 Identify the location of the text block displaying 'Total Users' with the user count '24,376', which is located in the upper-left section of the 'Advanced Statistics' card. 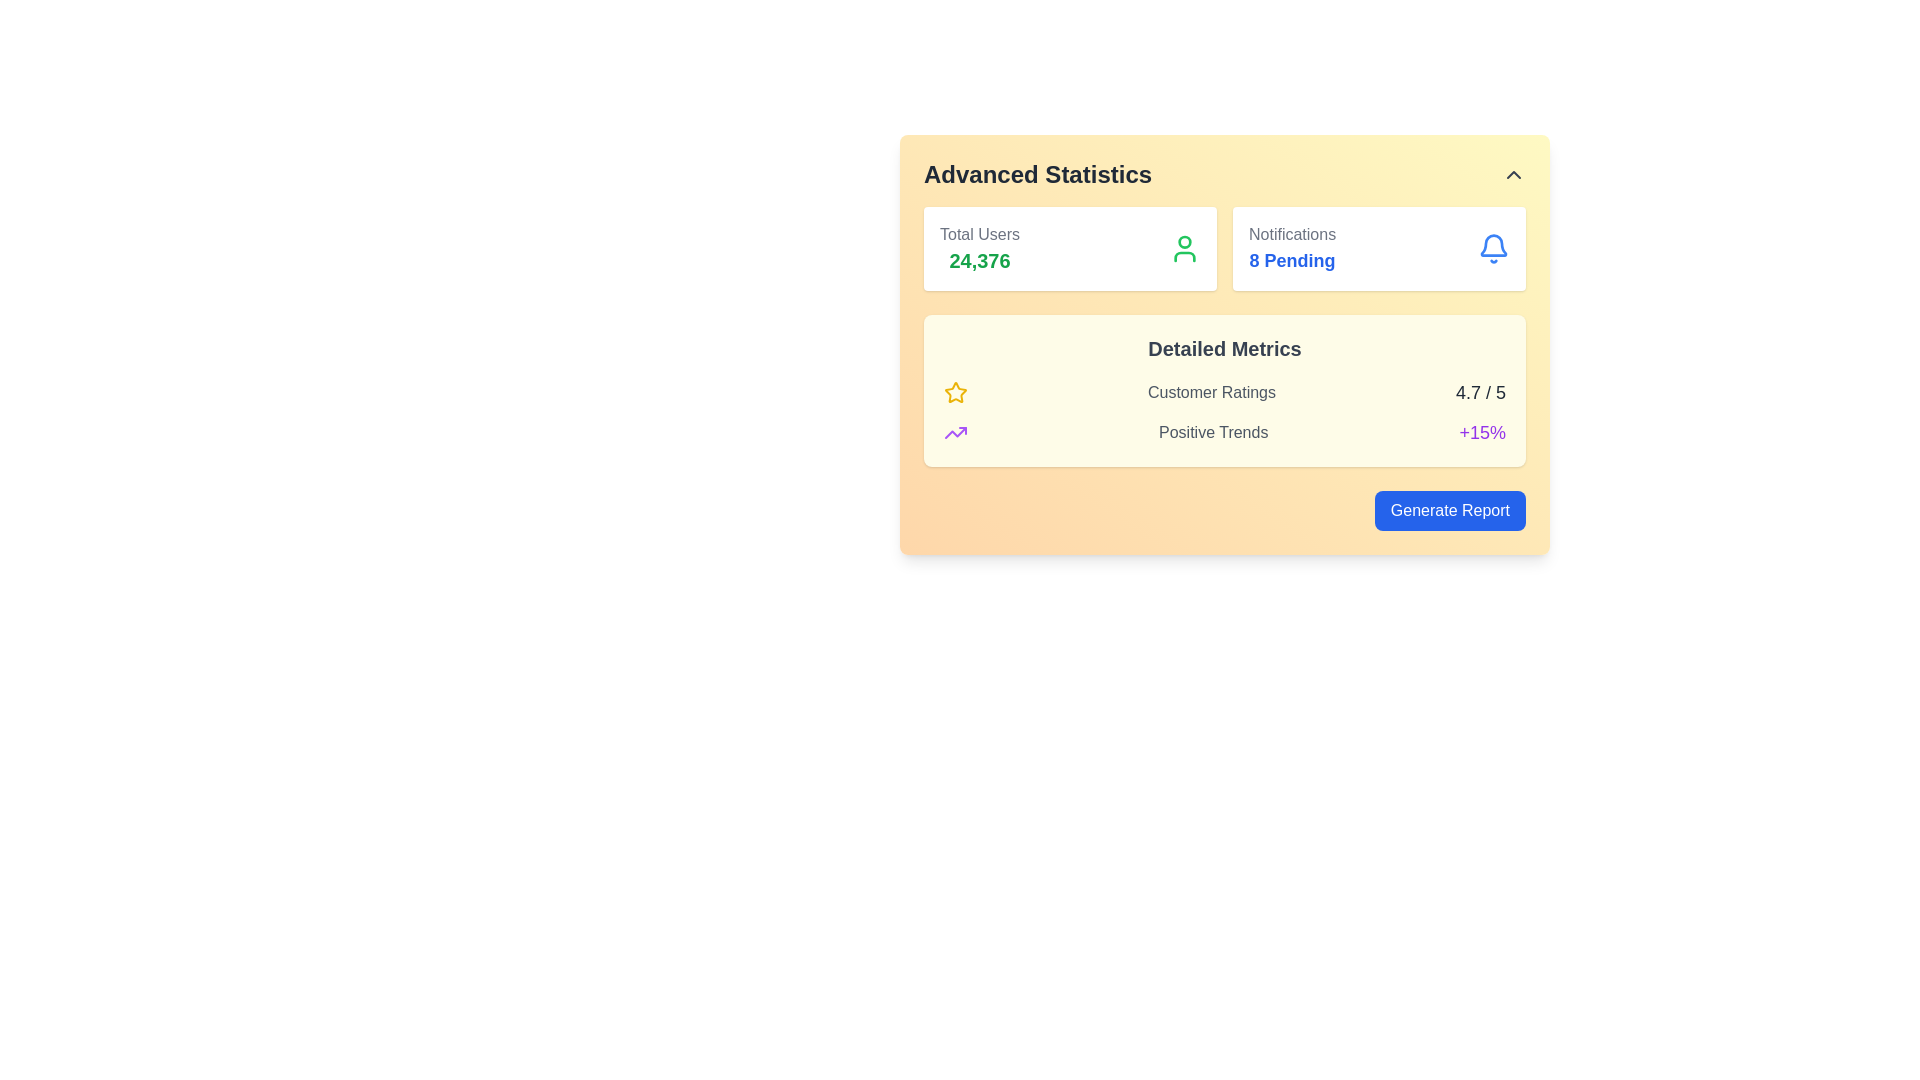
(979, 248).